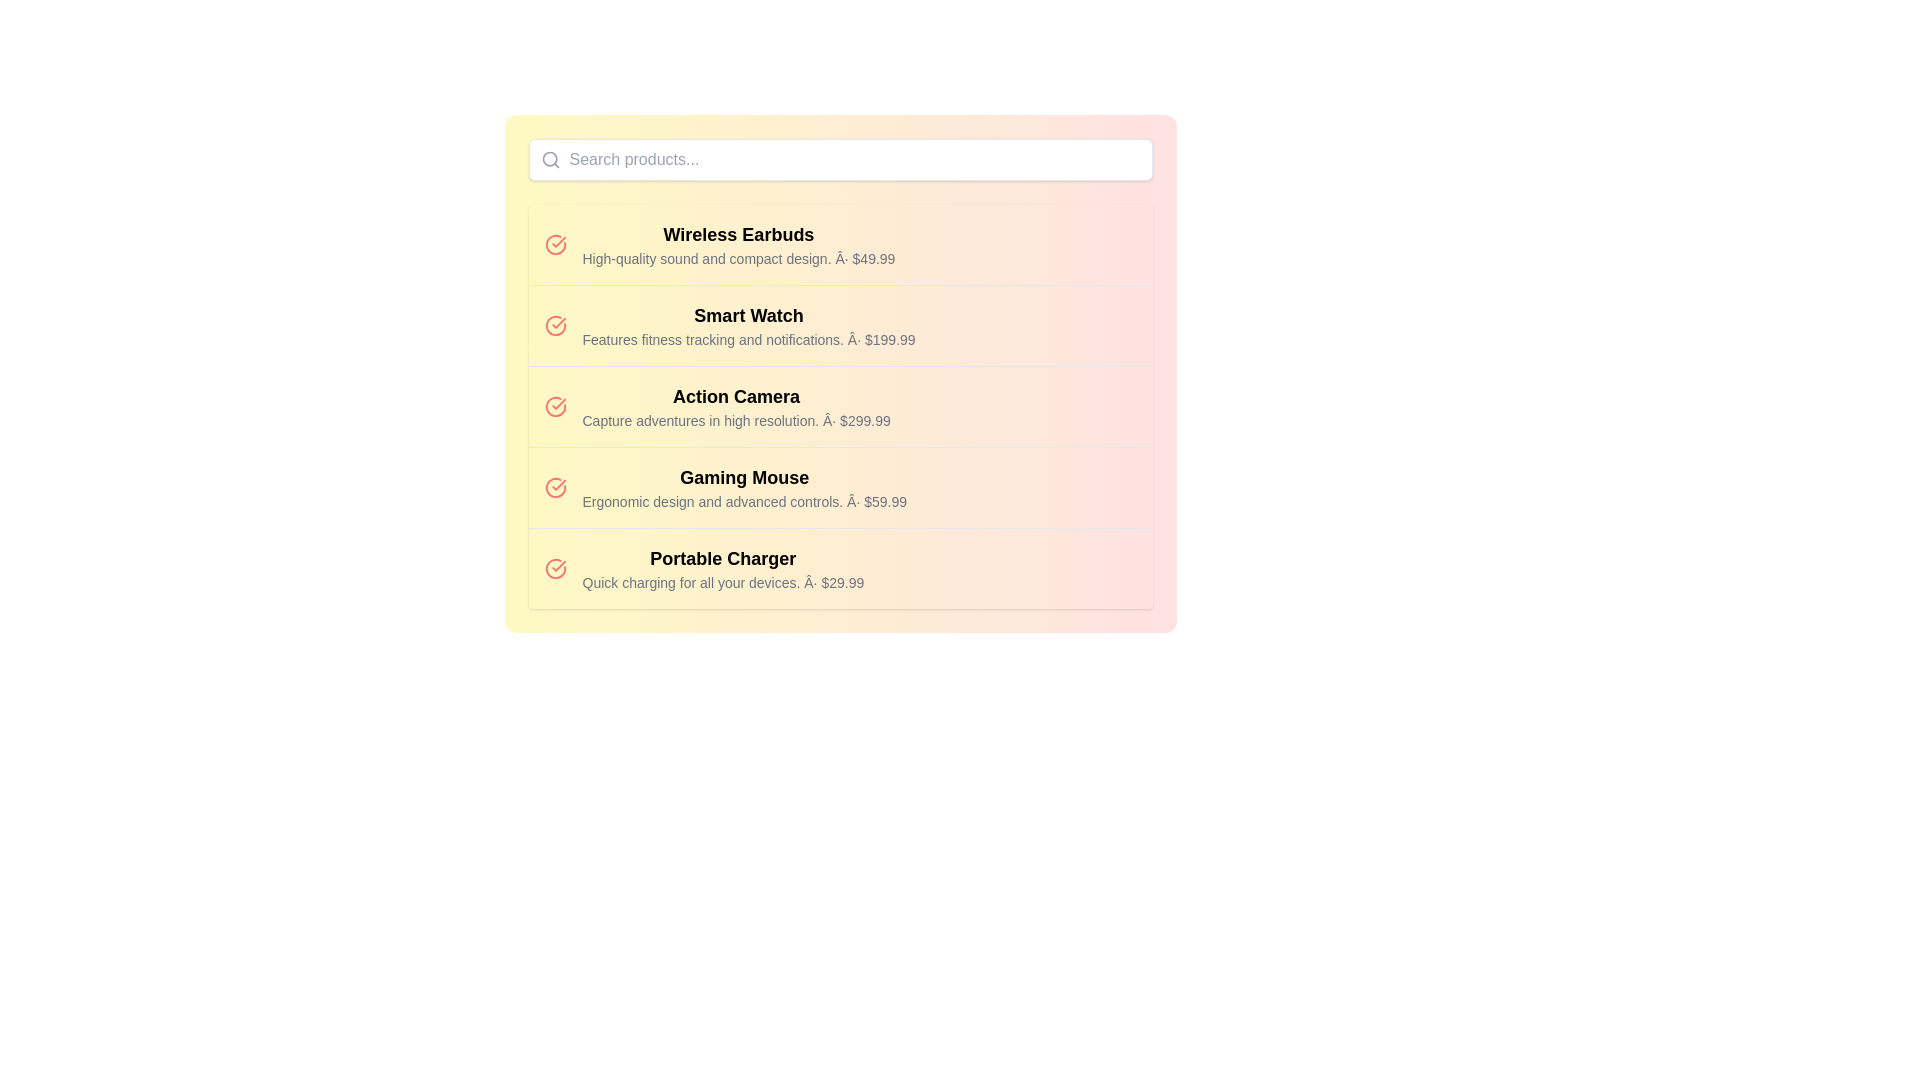 Image resolution: width=1920 pixels, height=1080 pixels. I want to click on the text label that describes the 'Gaming Mouse' product, which is positioned directly below the title 'Gaming Mouse' and aligns with its left edge, so click(743, 500).